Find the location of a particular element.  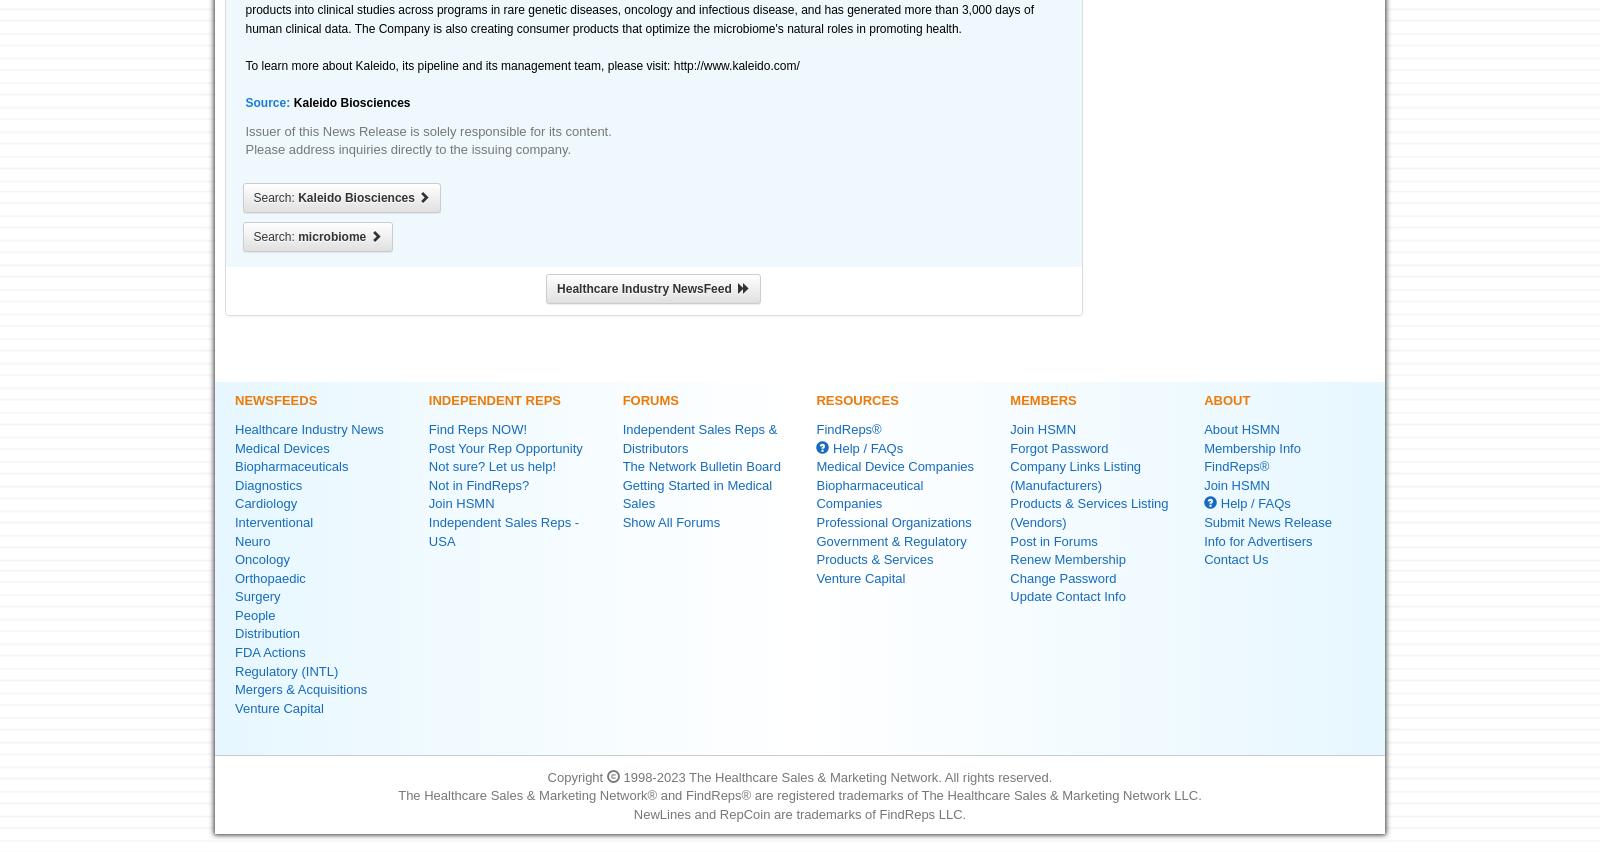

'Regulatory (INTL)' is located at coordinates (286, 669).